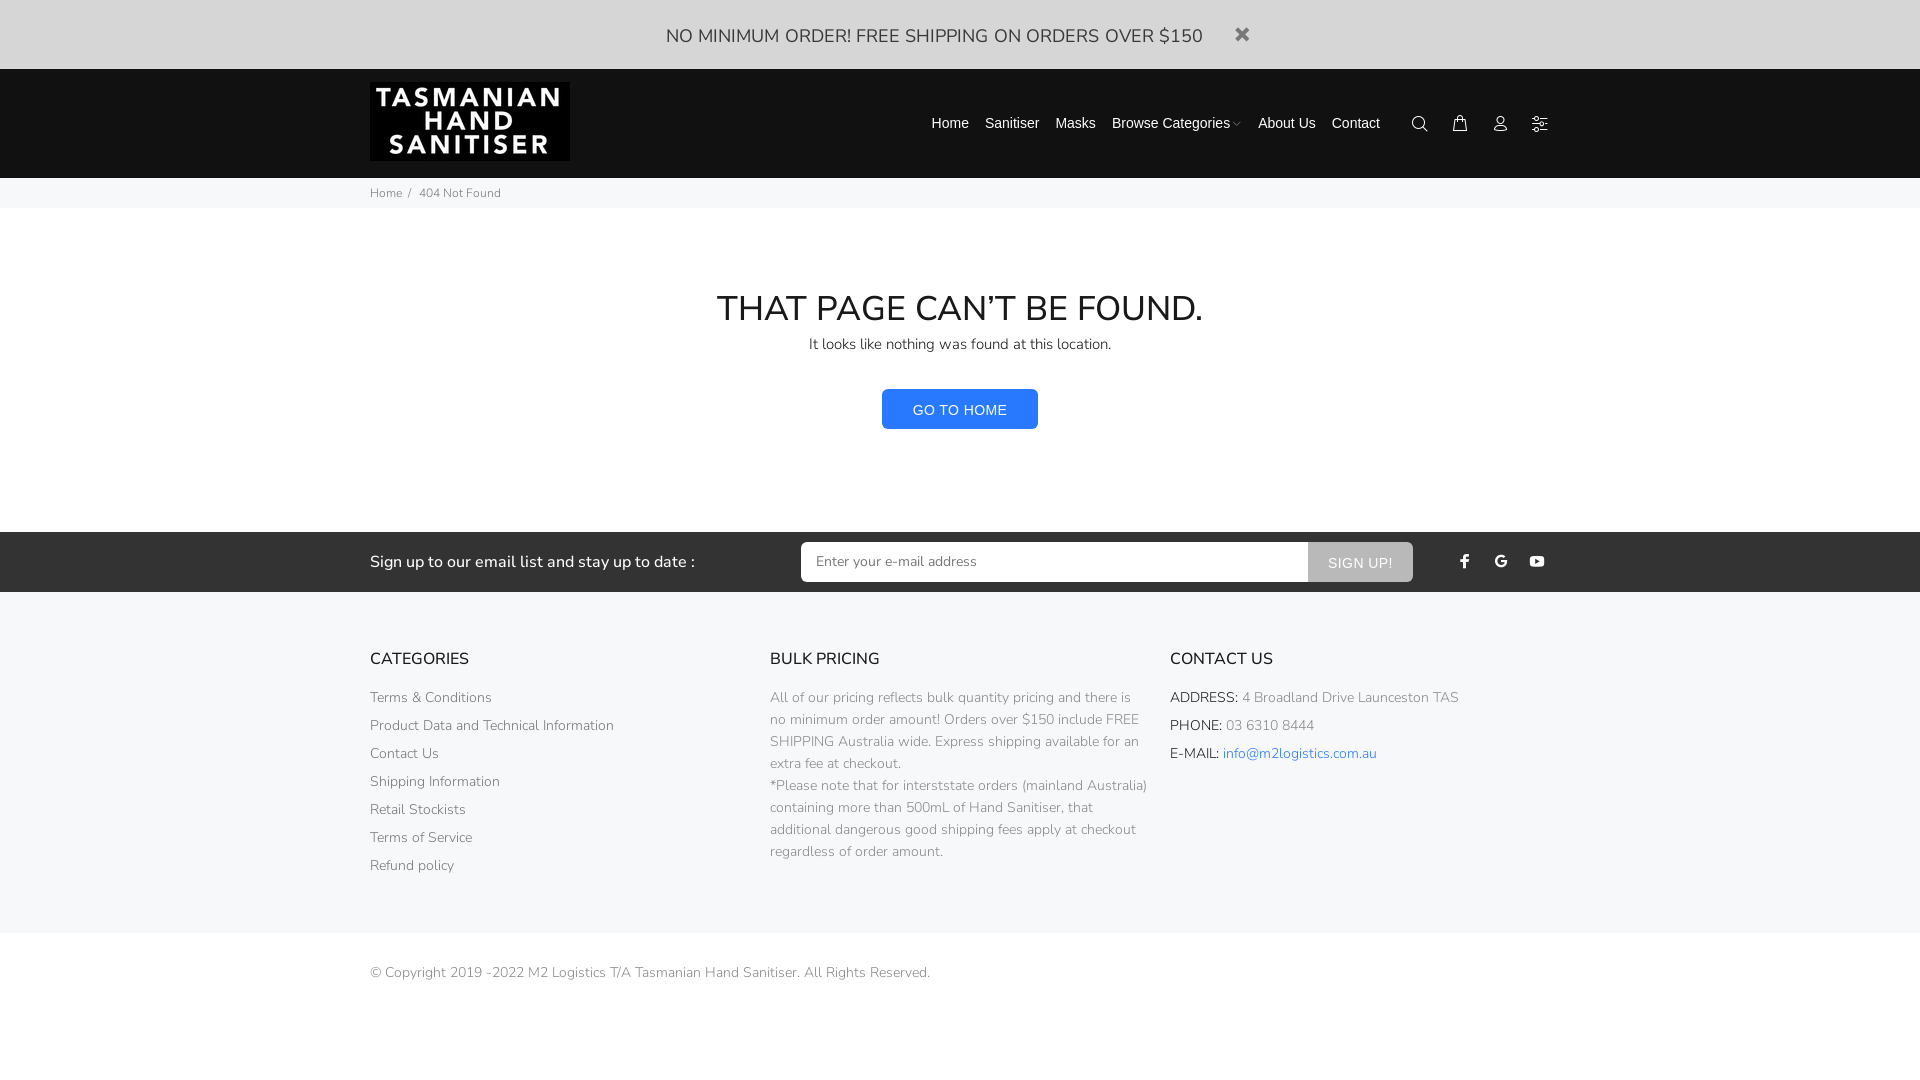 The width and height of the screenshot is (1920, 1080). Describe the element at coordinates (420, 837) in the screenshot. I see `'Terms of Service'` at that location.